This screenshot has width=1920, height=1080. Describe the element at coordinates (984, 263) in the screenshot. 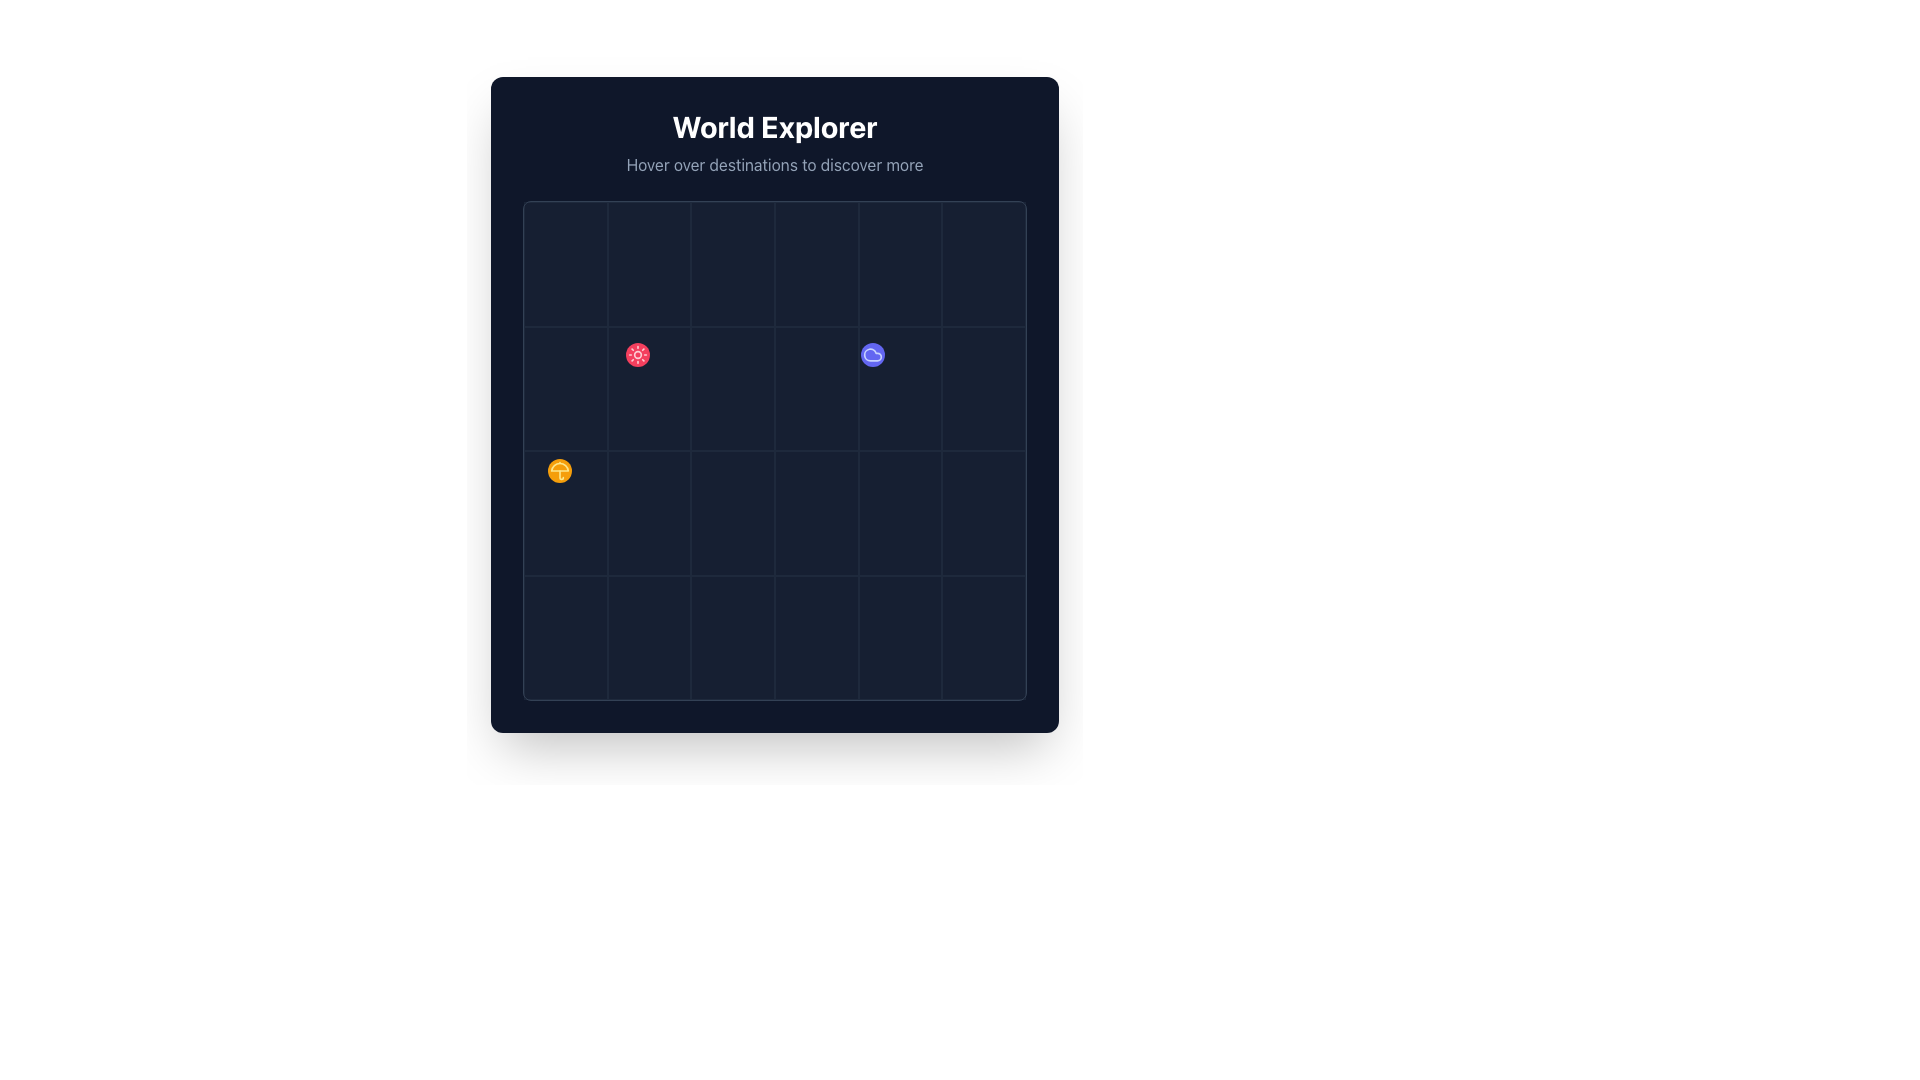

I see `the rectangular grid cell located in the top-right corner of the grid layout, which has a dark background and thin light borders` at that location.